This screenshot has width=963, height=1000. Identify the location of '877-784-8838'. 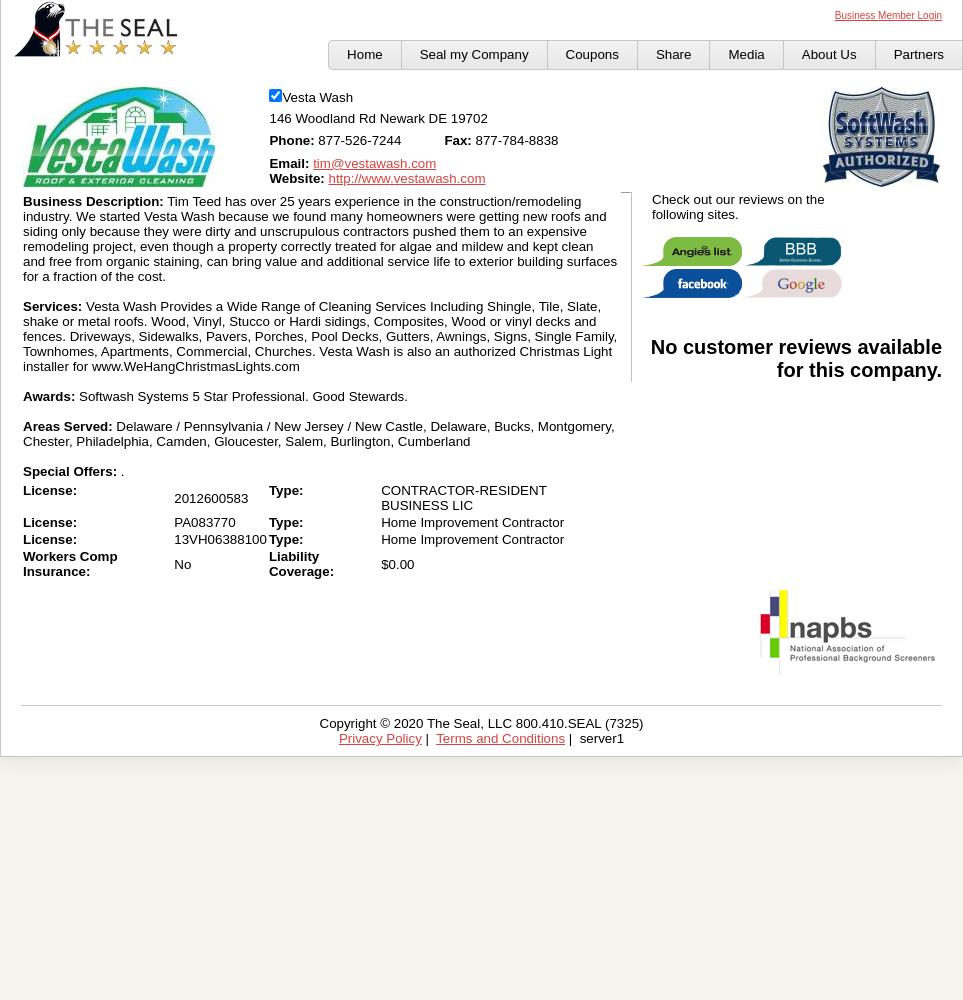
(516, 139).